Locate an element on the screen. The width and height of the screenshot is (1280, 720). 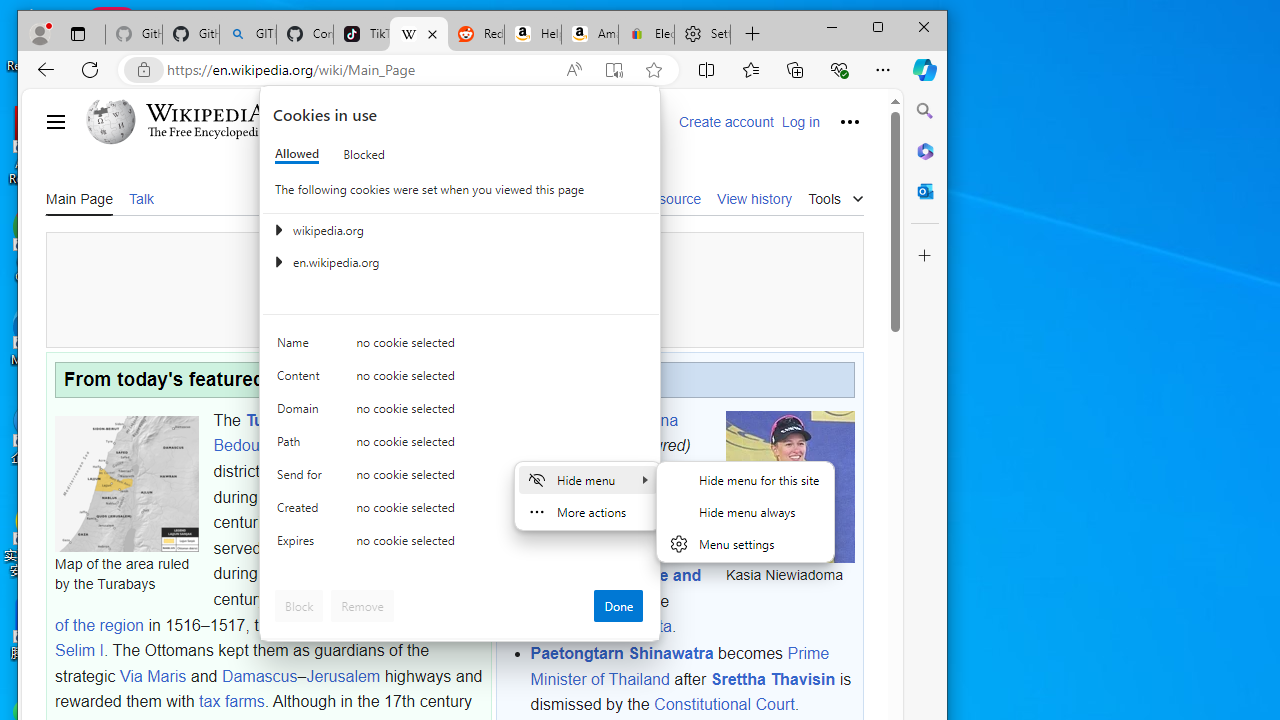
'More actions' is located at coordinates (586, 510).